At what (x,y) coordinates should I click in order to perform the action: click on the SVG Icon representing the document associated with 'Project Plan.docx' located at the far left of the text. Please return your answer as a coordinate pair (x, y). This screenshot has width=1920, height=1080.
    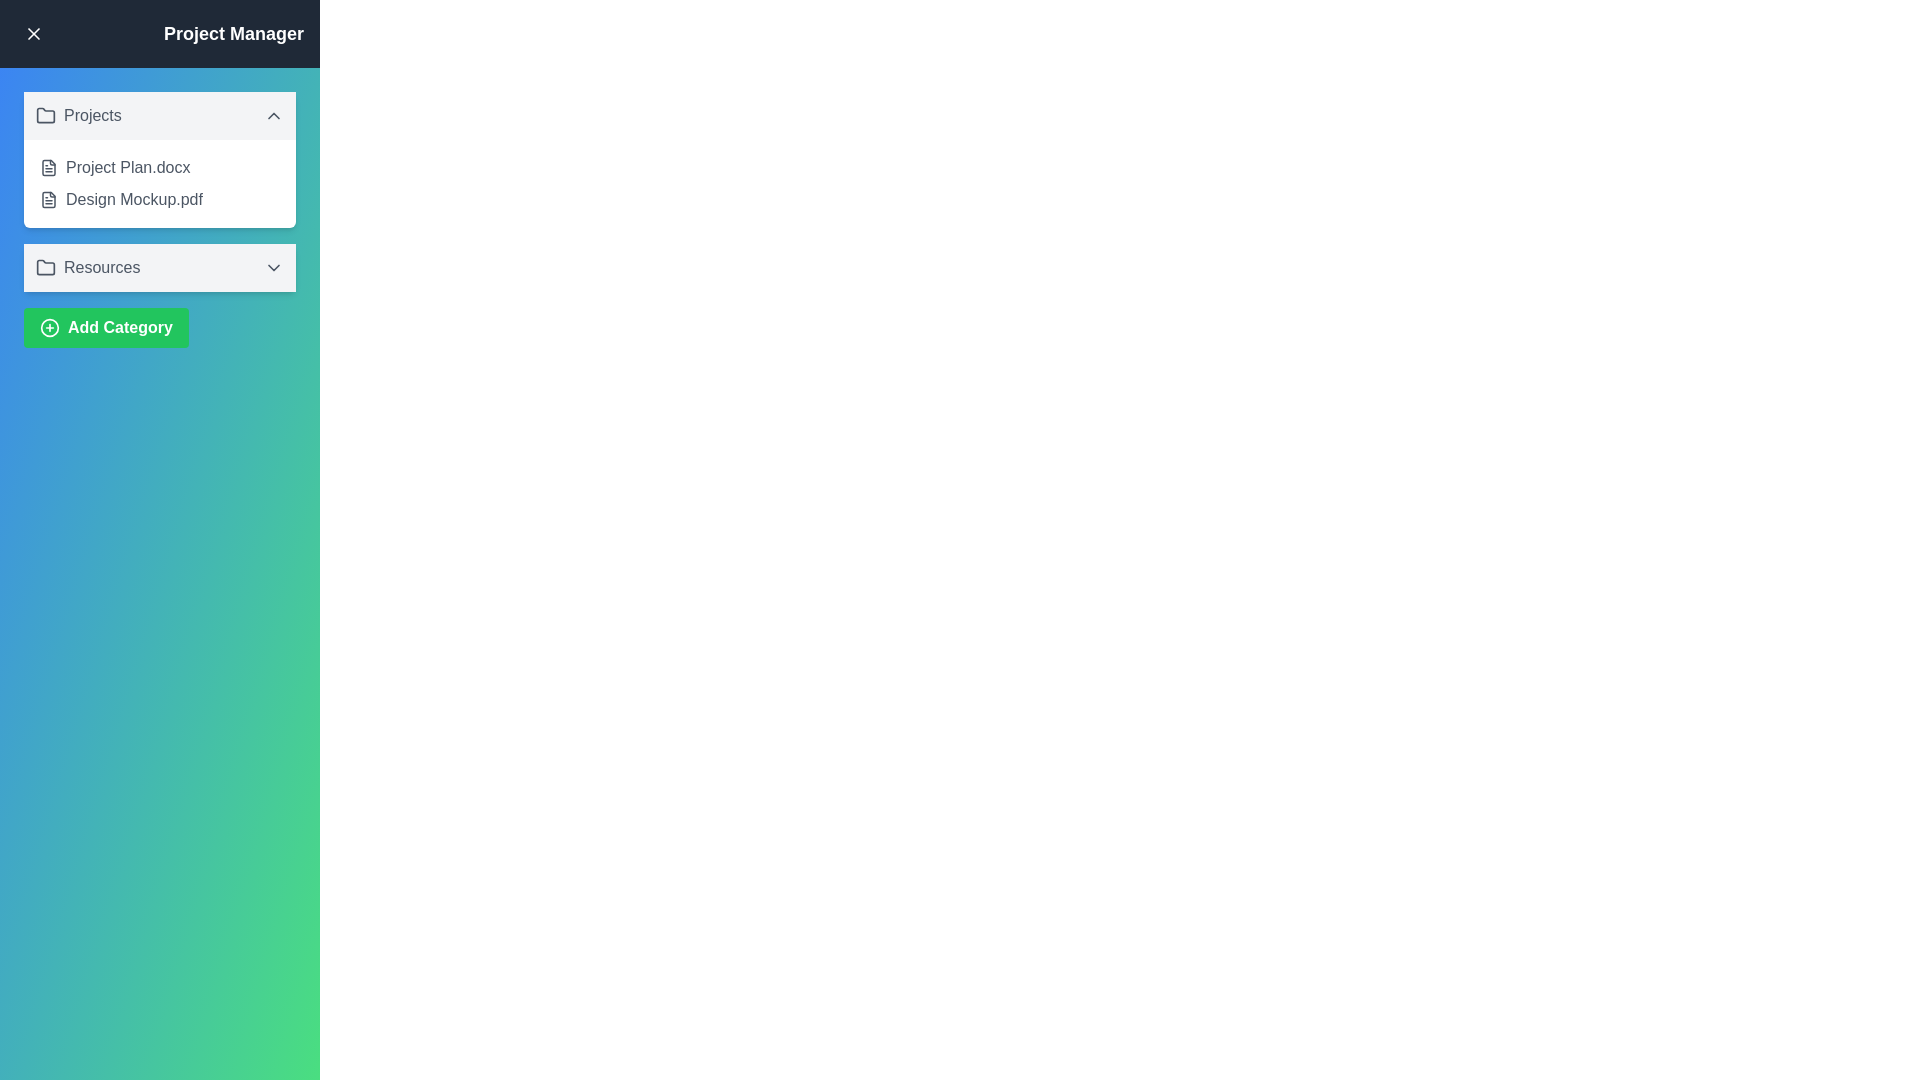
    Looking at the image, I should click on (48, 167).